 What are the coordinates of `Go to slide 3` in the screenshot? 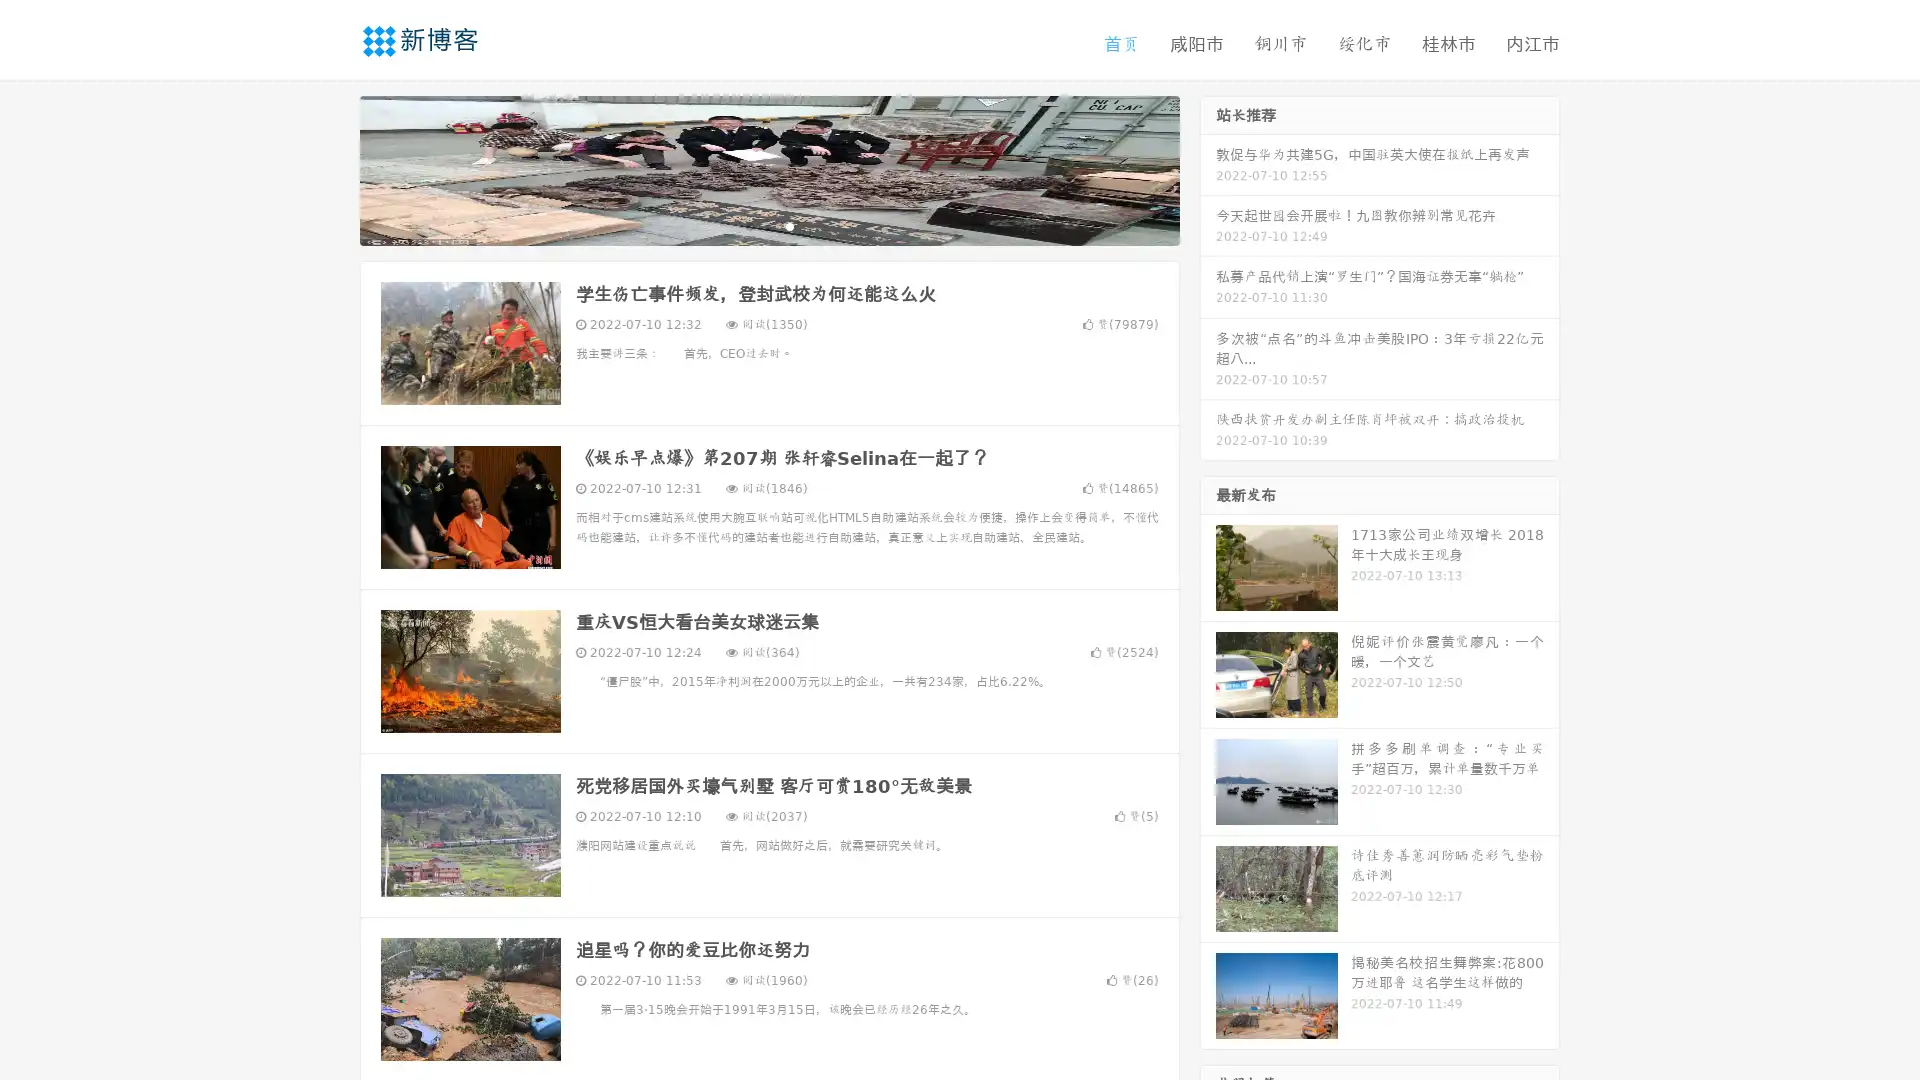 It's located at (789, 225).